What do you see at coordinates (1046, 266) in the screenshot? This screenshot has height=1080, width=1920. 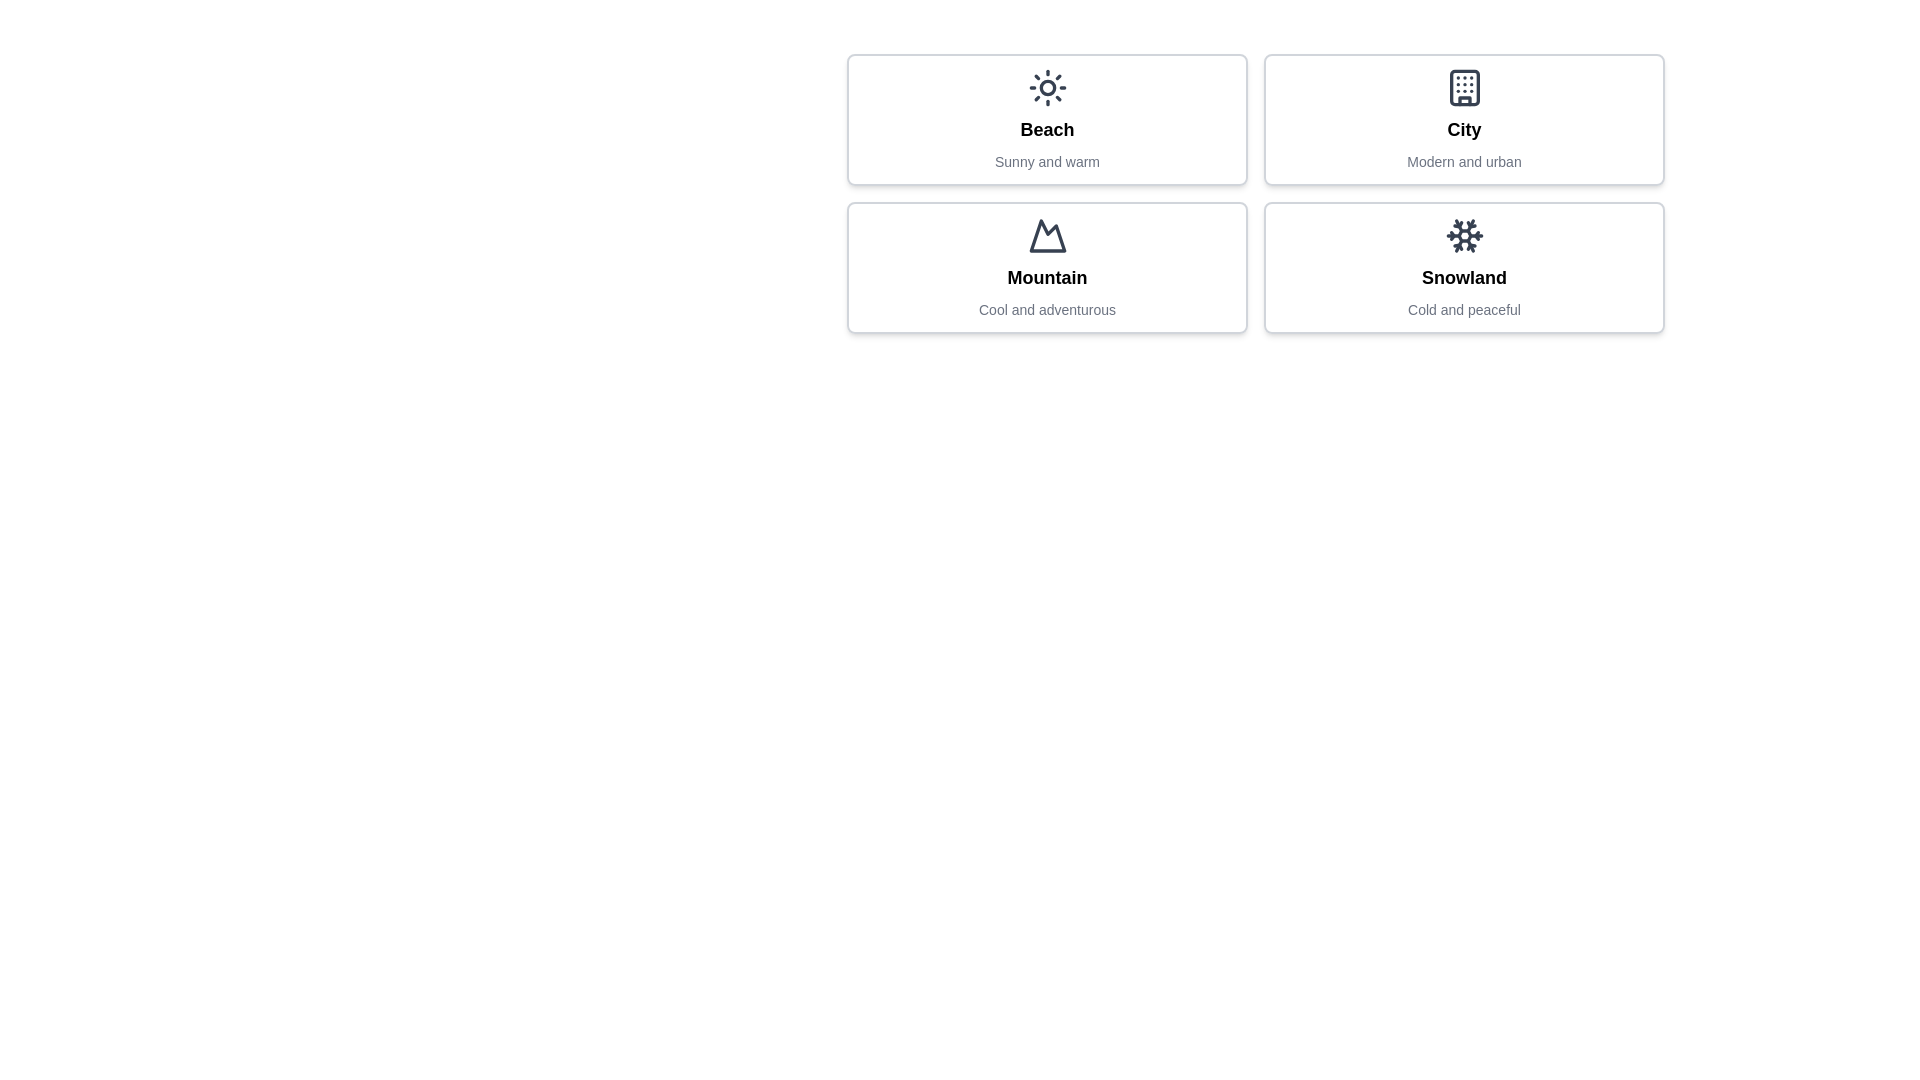 I see `the panel displaying a gray mountain icon with the text 'Mountain' and 'Cool and adventurous' below it, located in the lower left of the grid layout` at bounding box center [1046, 266].